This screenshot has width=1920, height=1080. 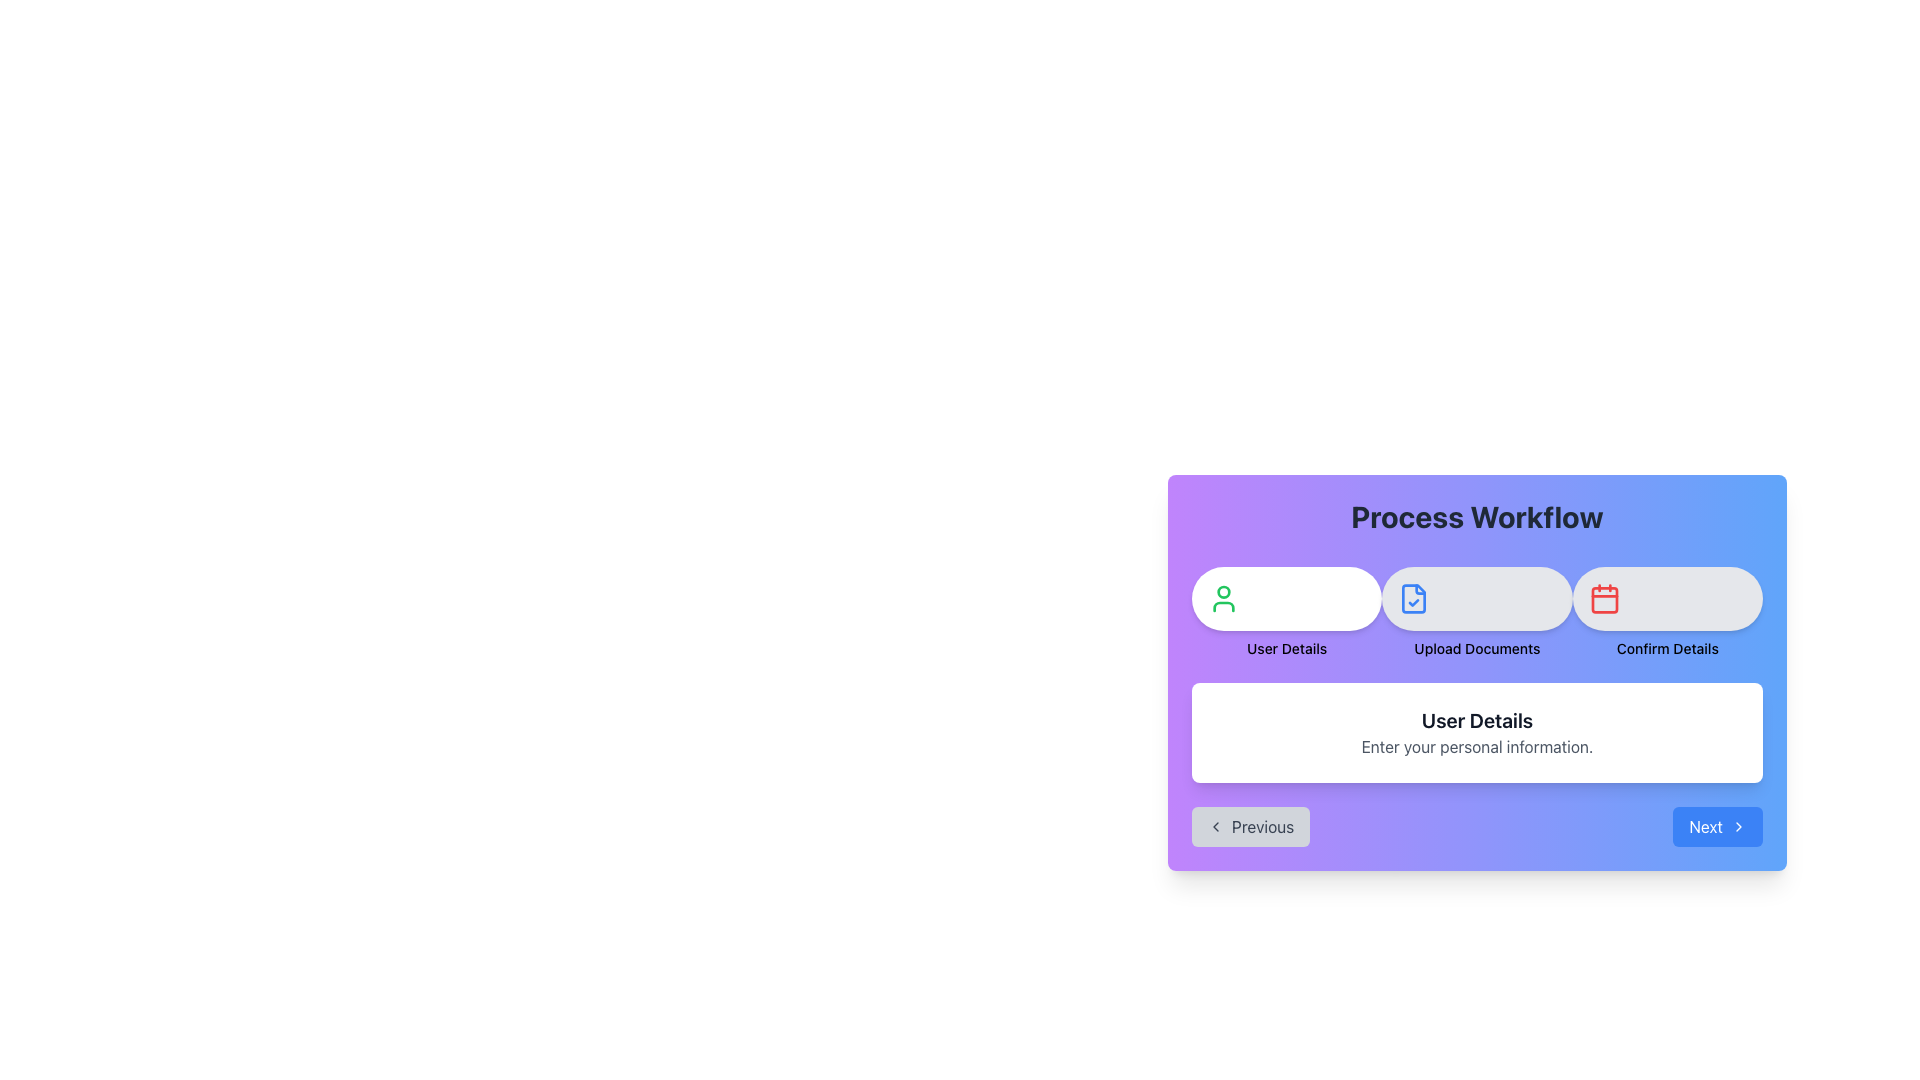 I want to click on the 'Confirm Details' step indicator button in the Process Workflow section, so click(x=1667, y=612).